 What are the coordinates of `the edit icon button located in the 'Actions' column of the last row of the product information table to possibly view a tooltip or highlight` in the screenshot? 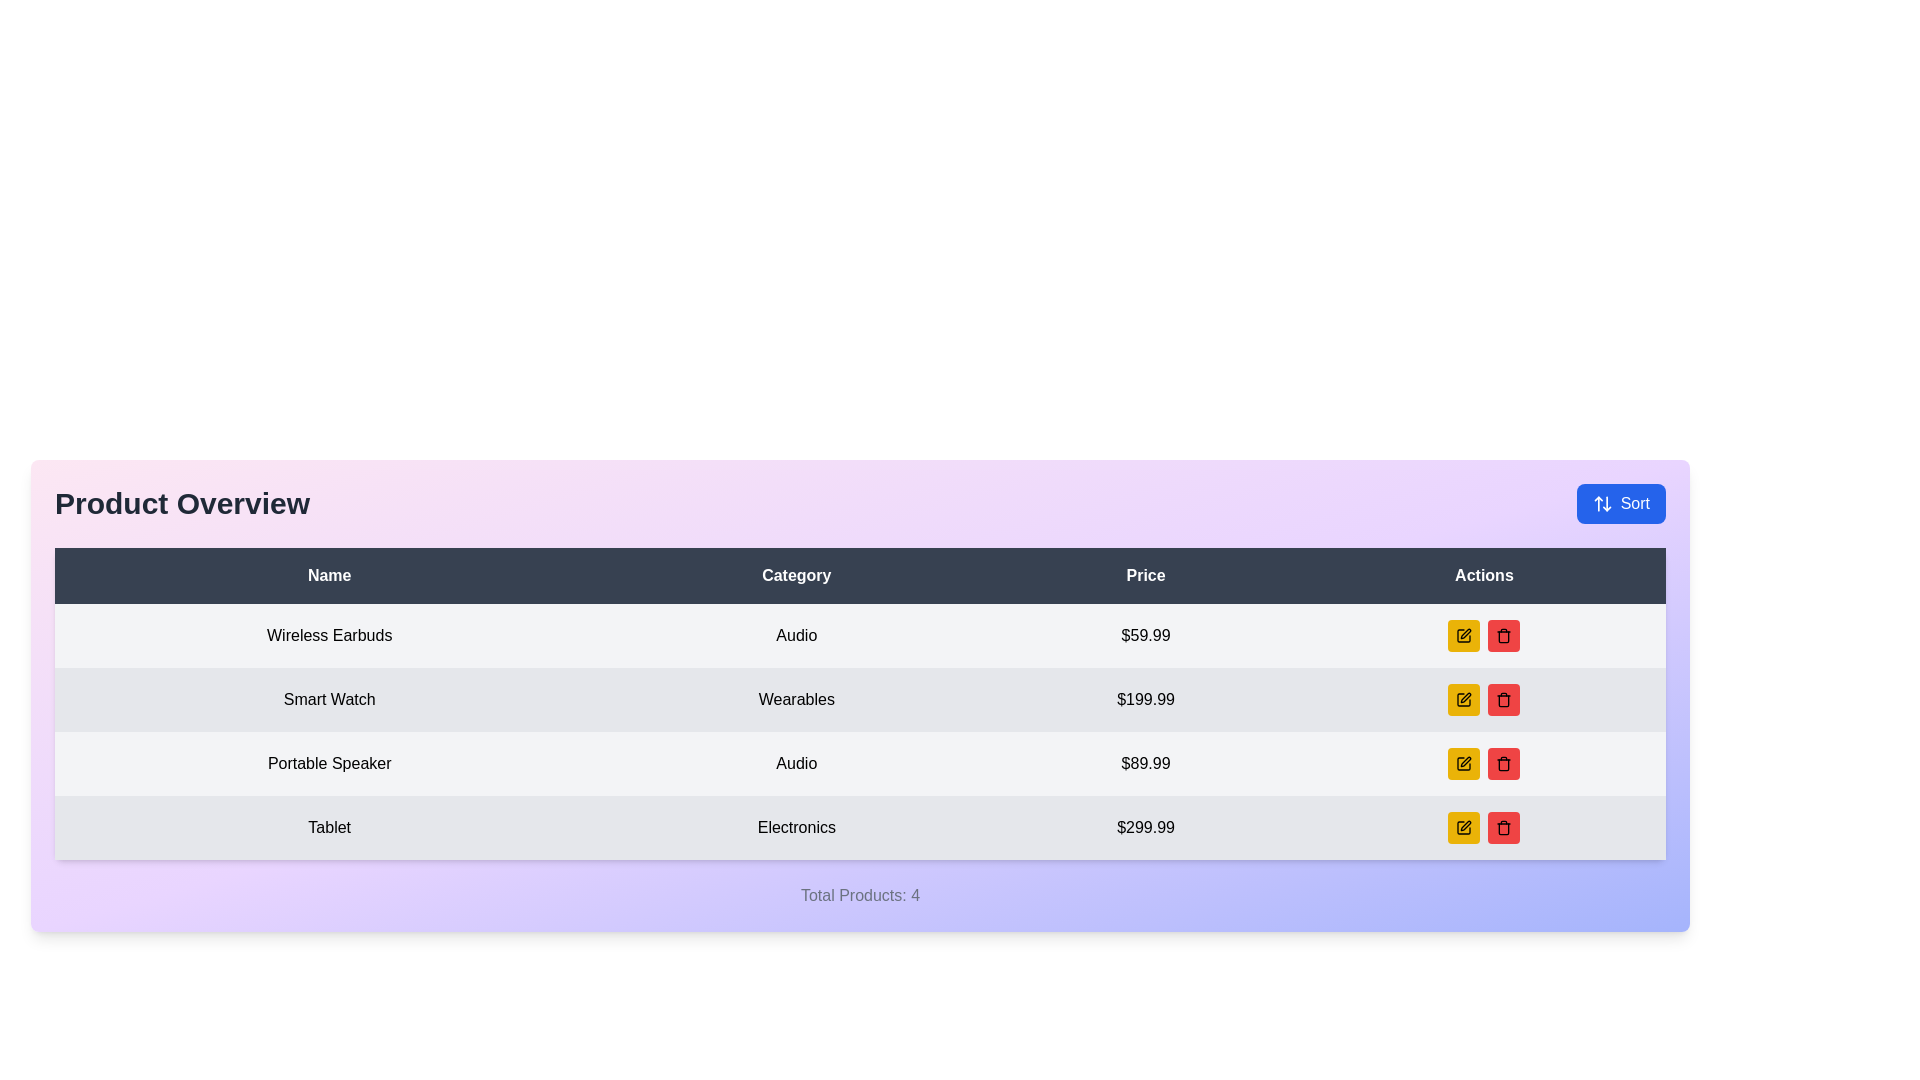 It's located at (1464, 763).